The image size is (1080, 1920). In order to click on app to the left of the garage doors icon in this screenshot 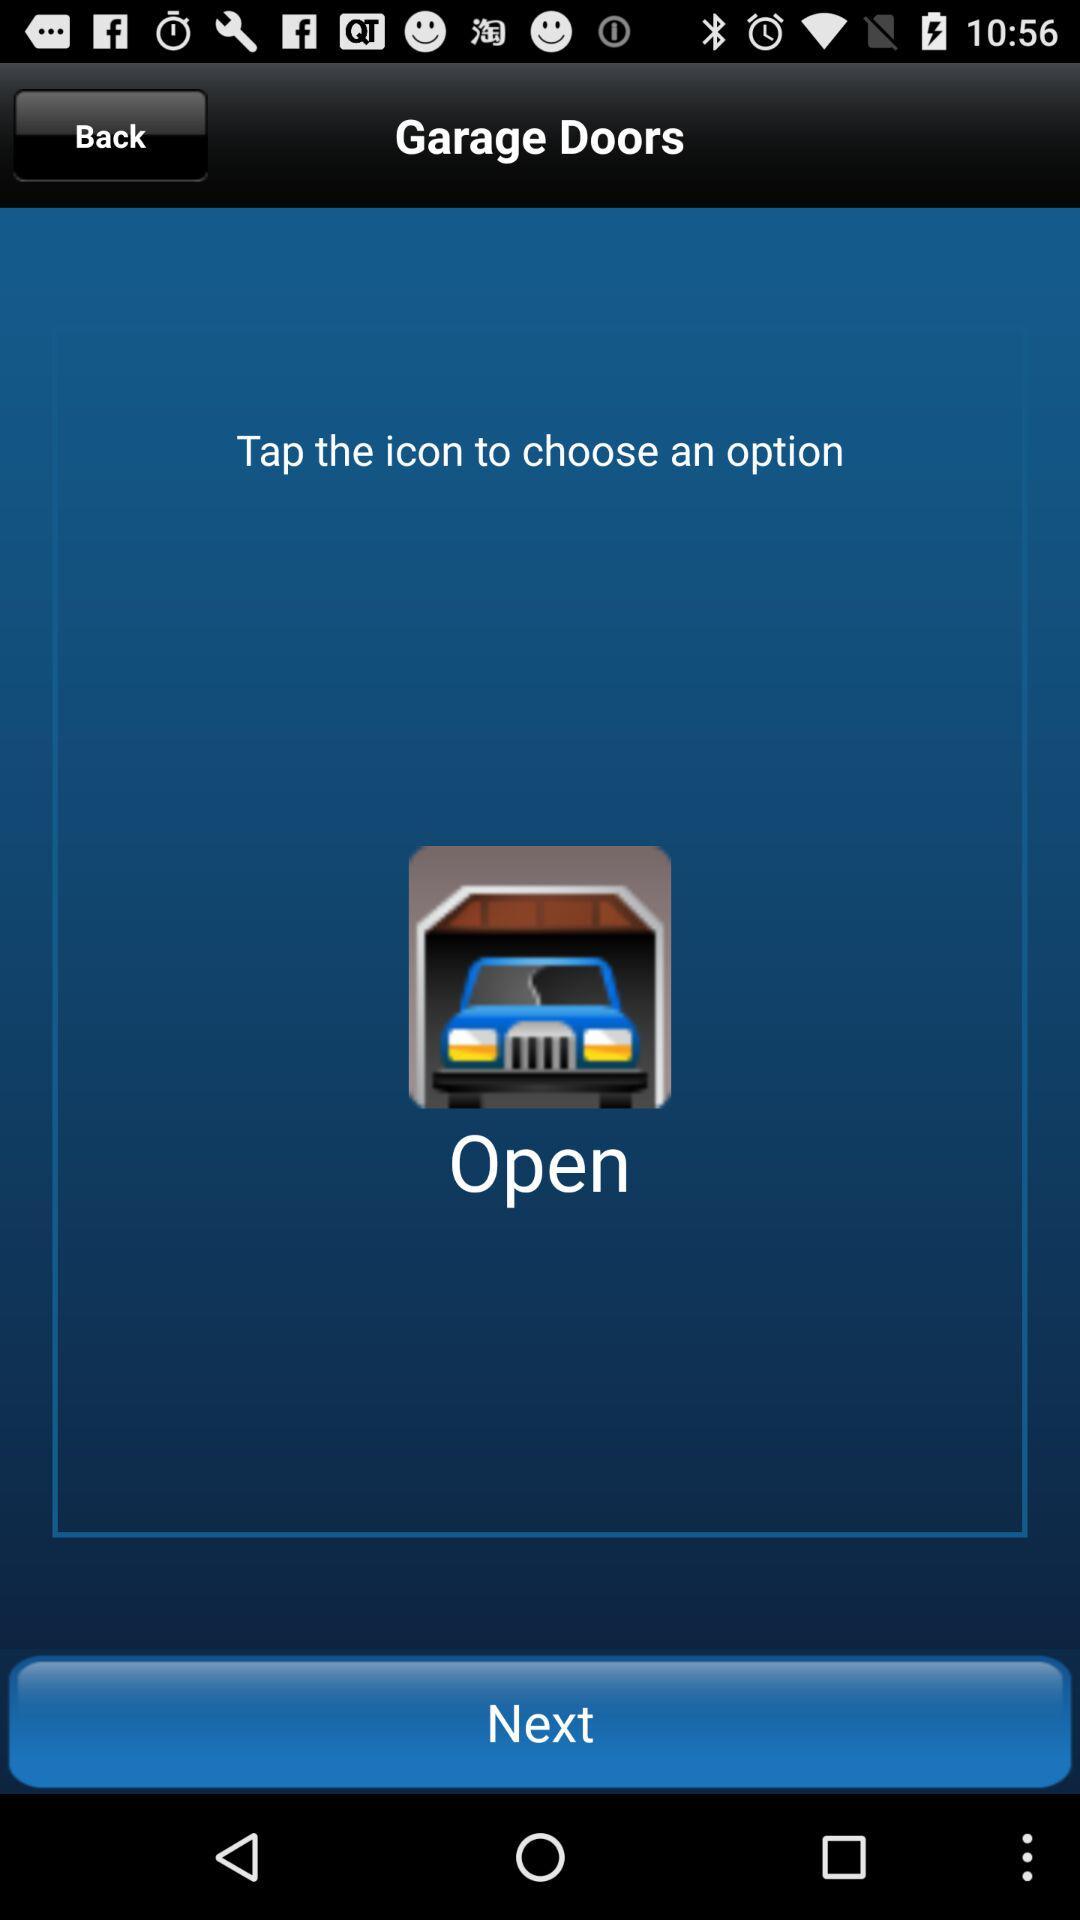, I will do `click(110, 134)`.